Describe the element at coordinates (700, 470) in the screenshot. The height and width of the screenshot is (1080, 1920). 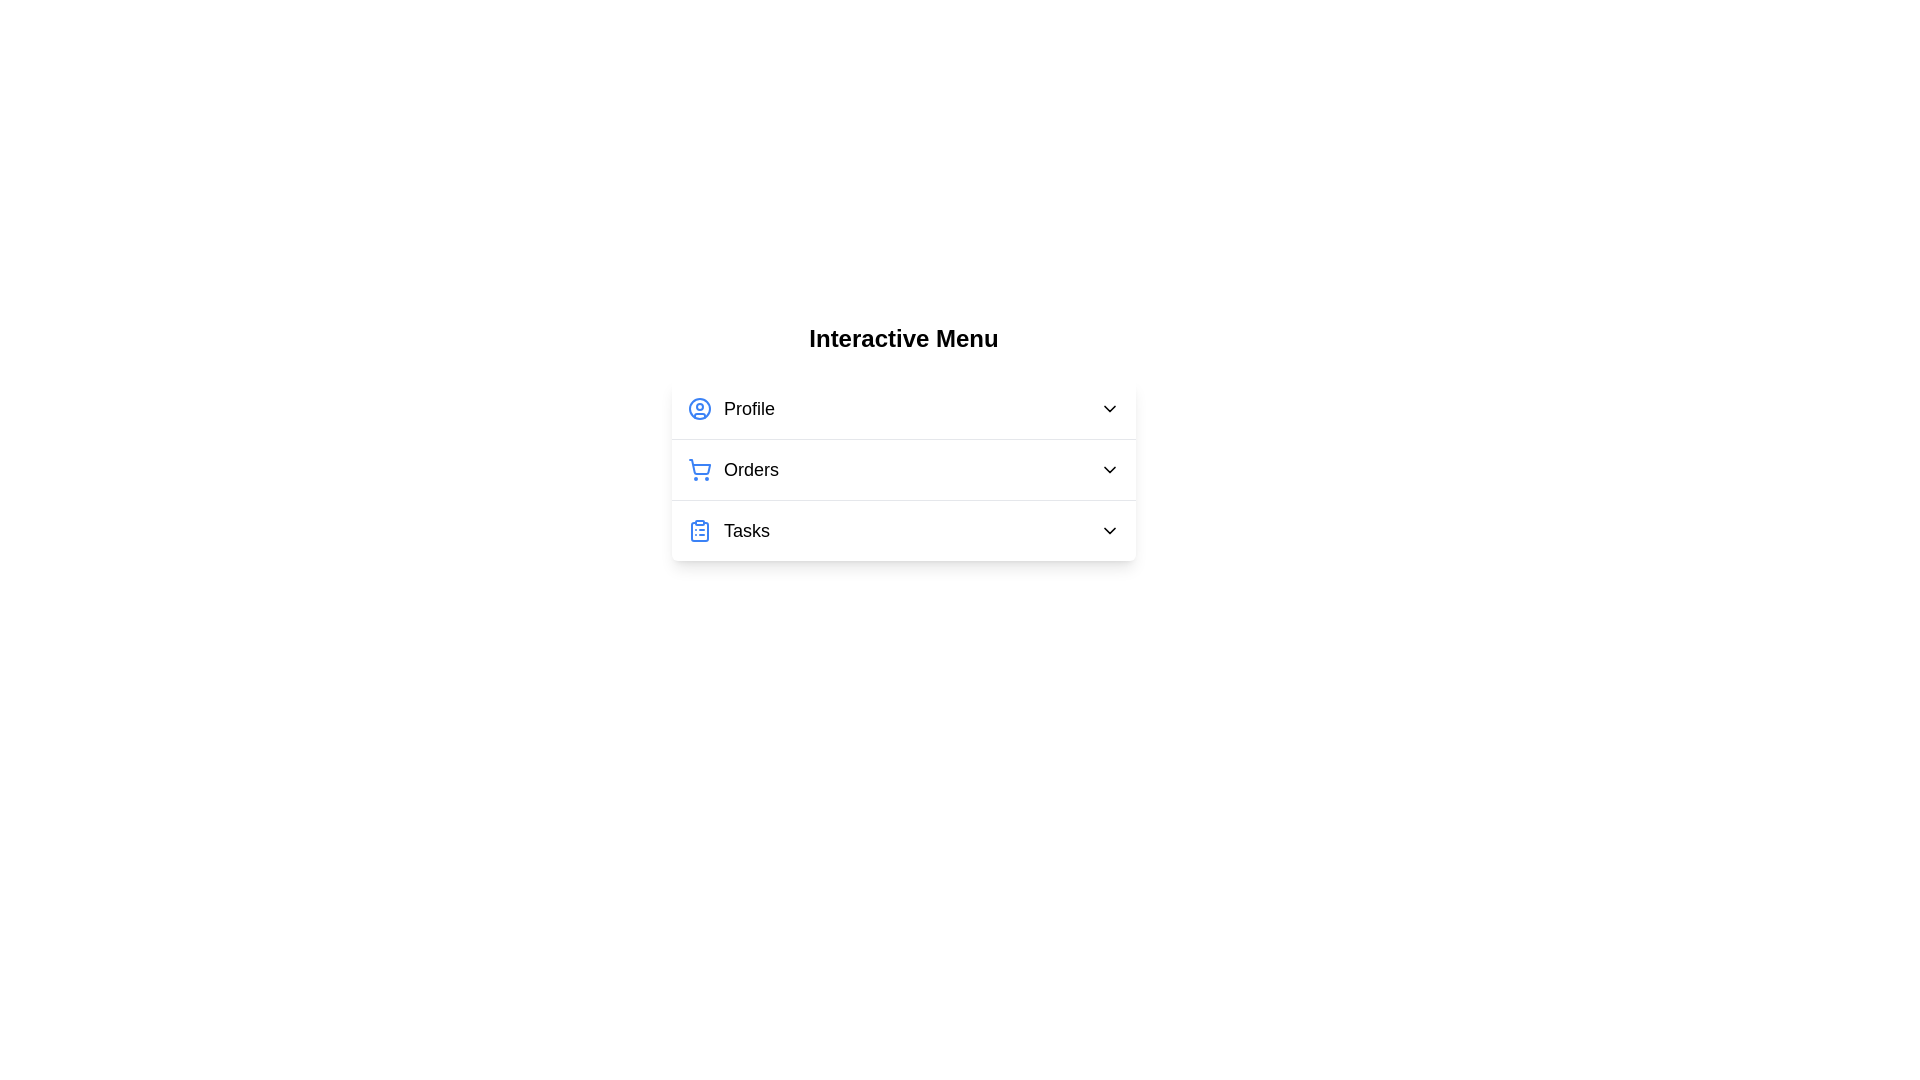
I see `the blue Shopping Cart Icon located left of the 'Orders' text, which is vertically aligned between the 'Profile' and 'Tasks' menu items` at that location.